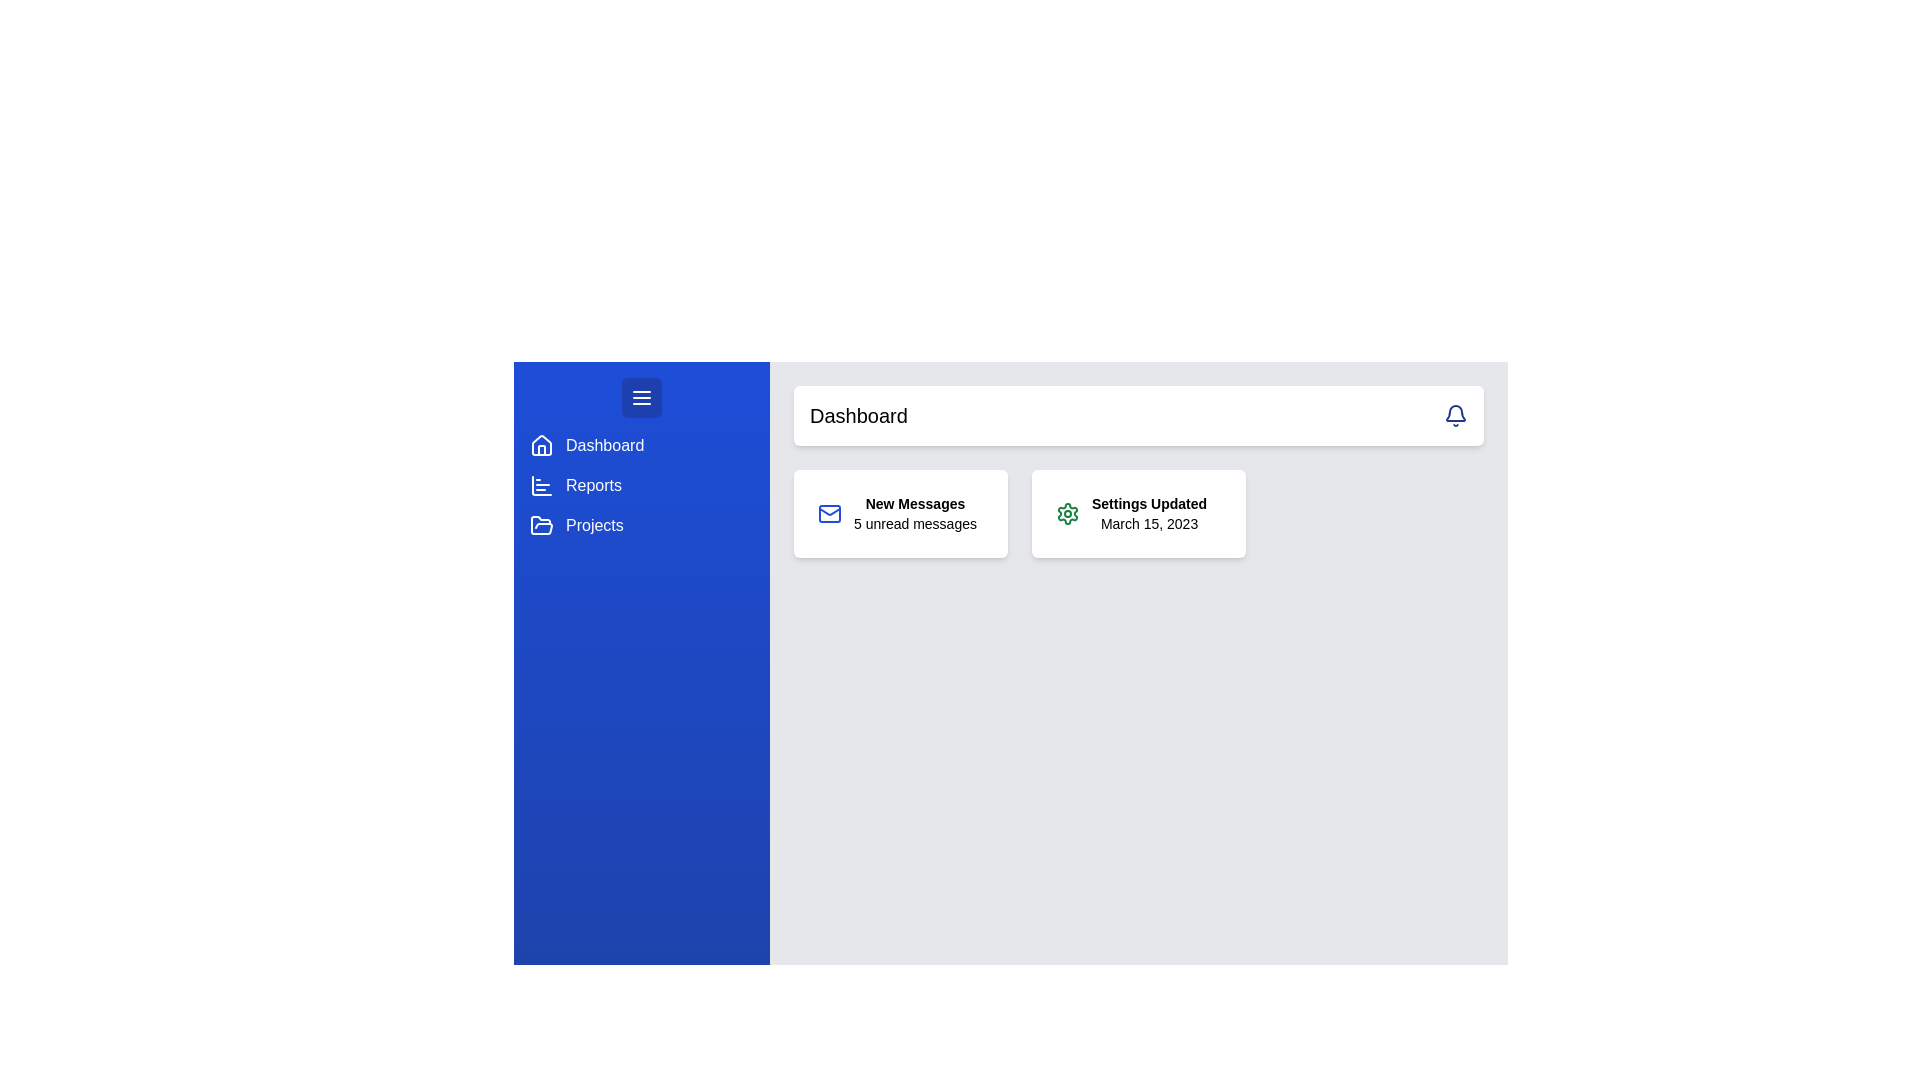 The width and height of the screenshot is (1920, 1080). What do you see at coordinates (642, 486) in the screenshot?
I see `the second item in the vertical navigation menu located on the left side of the page, which is positioned below the 'Dashboard' row and above the 'Projects' row` at bounding box center [642, 486].